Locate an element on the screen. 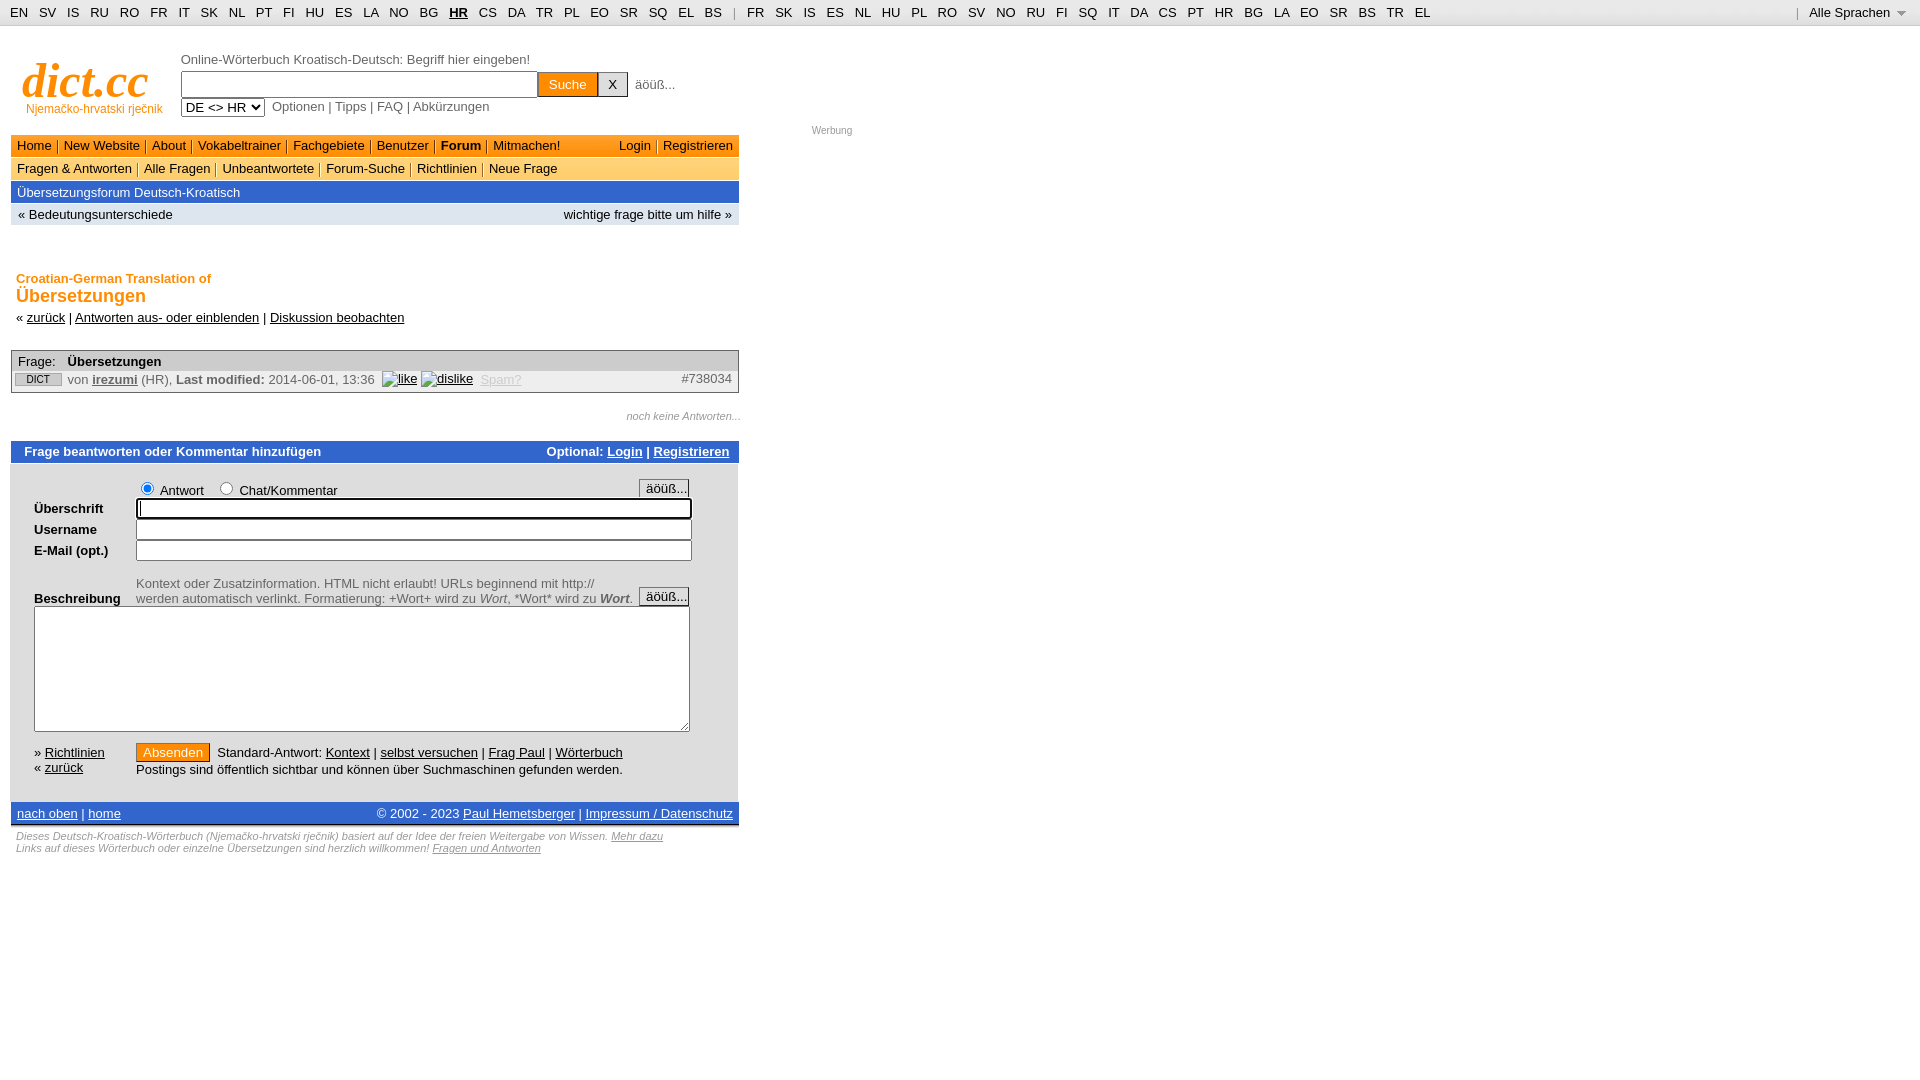 This screenshot has height=1080, width=1920. 'dict.cc' is located at coordinates (84, 79).